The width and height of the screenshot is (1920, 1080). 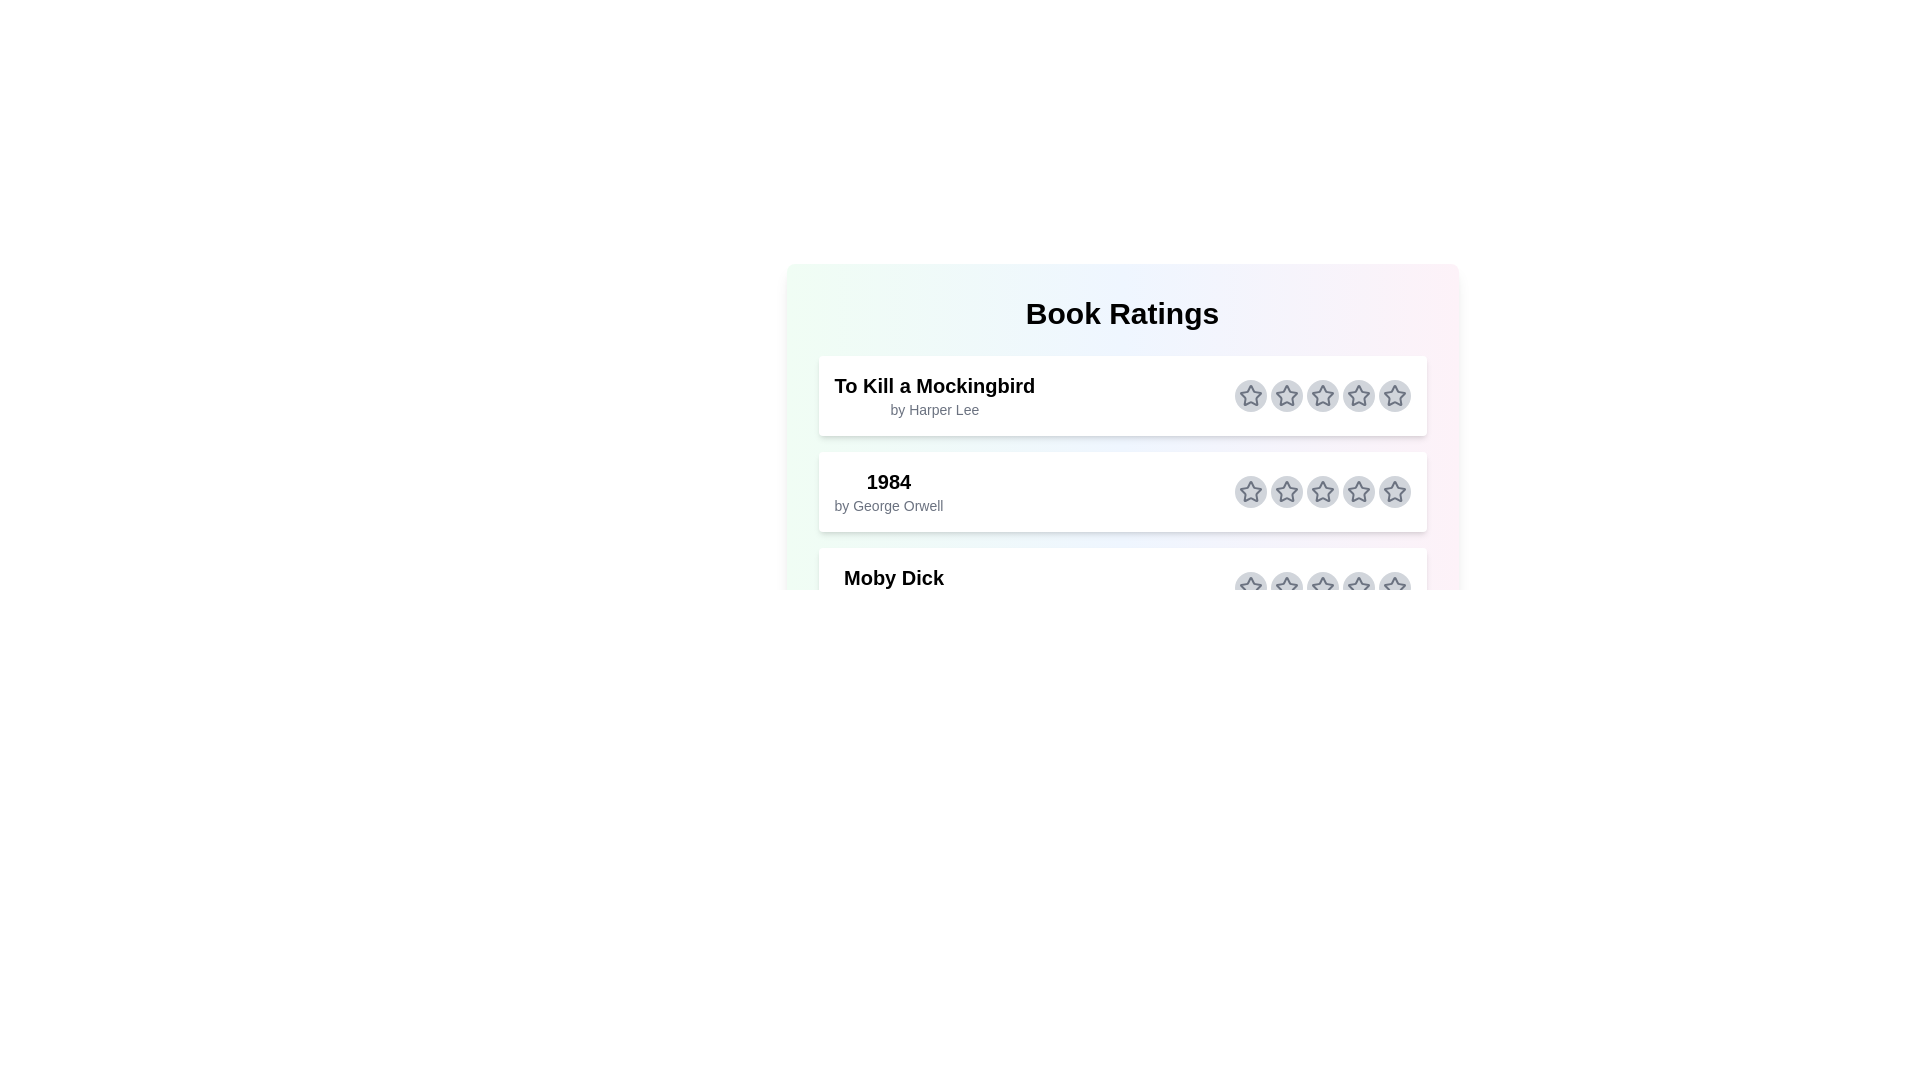 What do you see at coordinates (1286, 492) in the screenshot?
I see `the star corresponding to 2 stars for the book titled 1984` at bounding box center [1286, 492].